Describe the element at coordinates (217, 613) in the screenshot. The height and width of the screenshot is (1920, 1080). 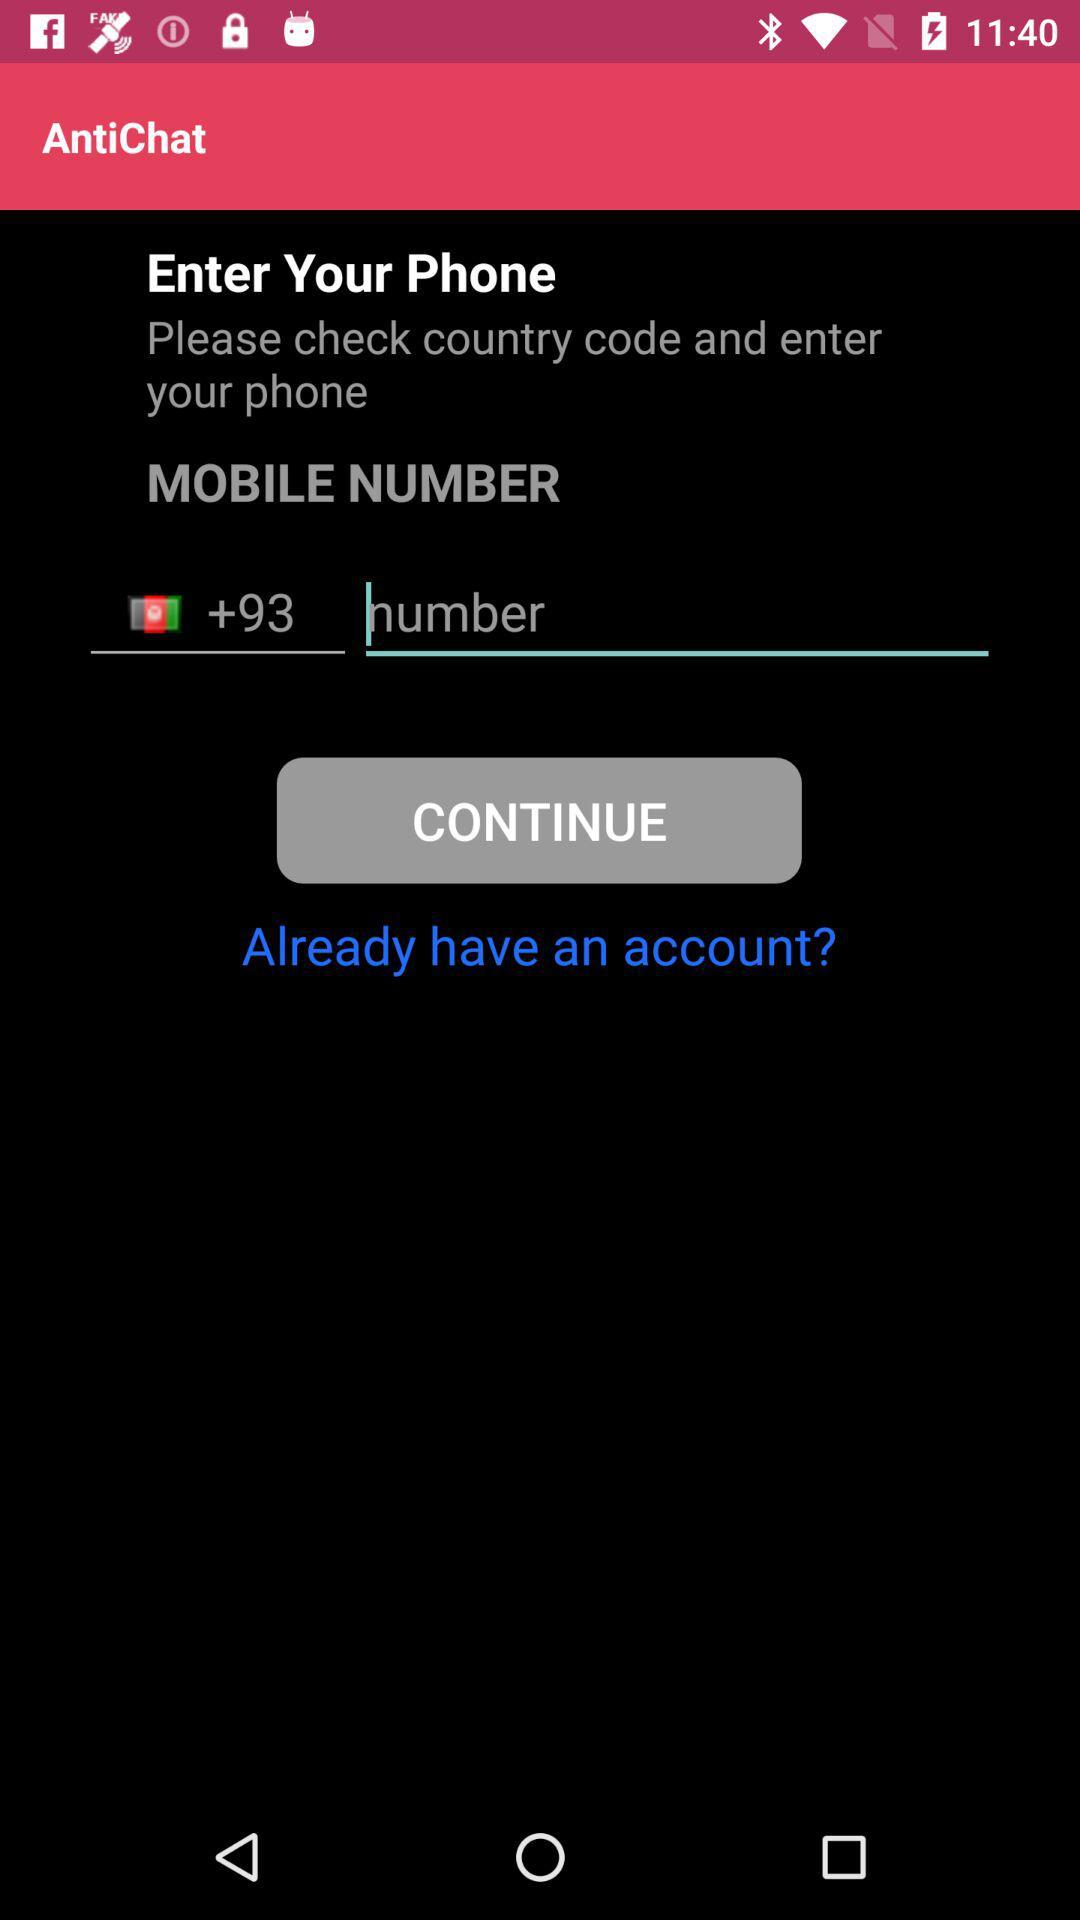
I see `the icon above the continue icon` at that location.